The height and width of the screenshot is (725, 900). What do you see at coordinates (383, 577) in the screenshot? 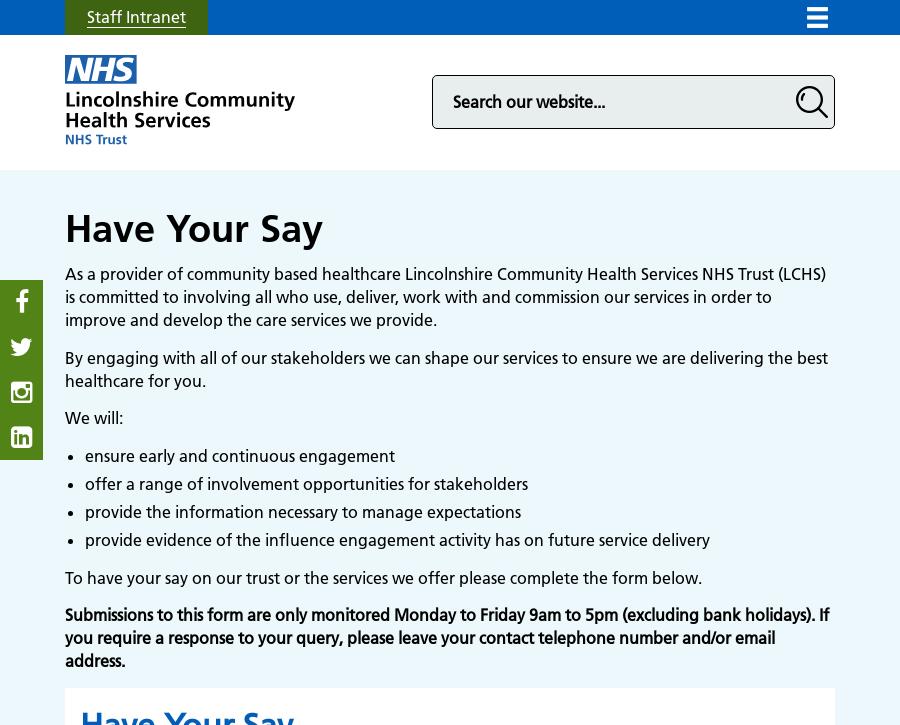
I see `'To have your say on our trust or the services we offer please complete the form below.'` at bounding box center [383, 577].